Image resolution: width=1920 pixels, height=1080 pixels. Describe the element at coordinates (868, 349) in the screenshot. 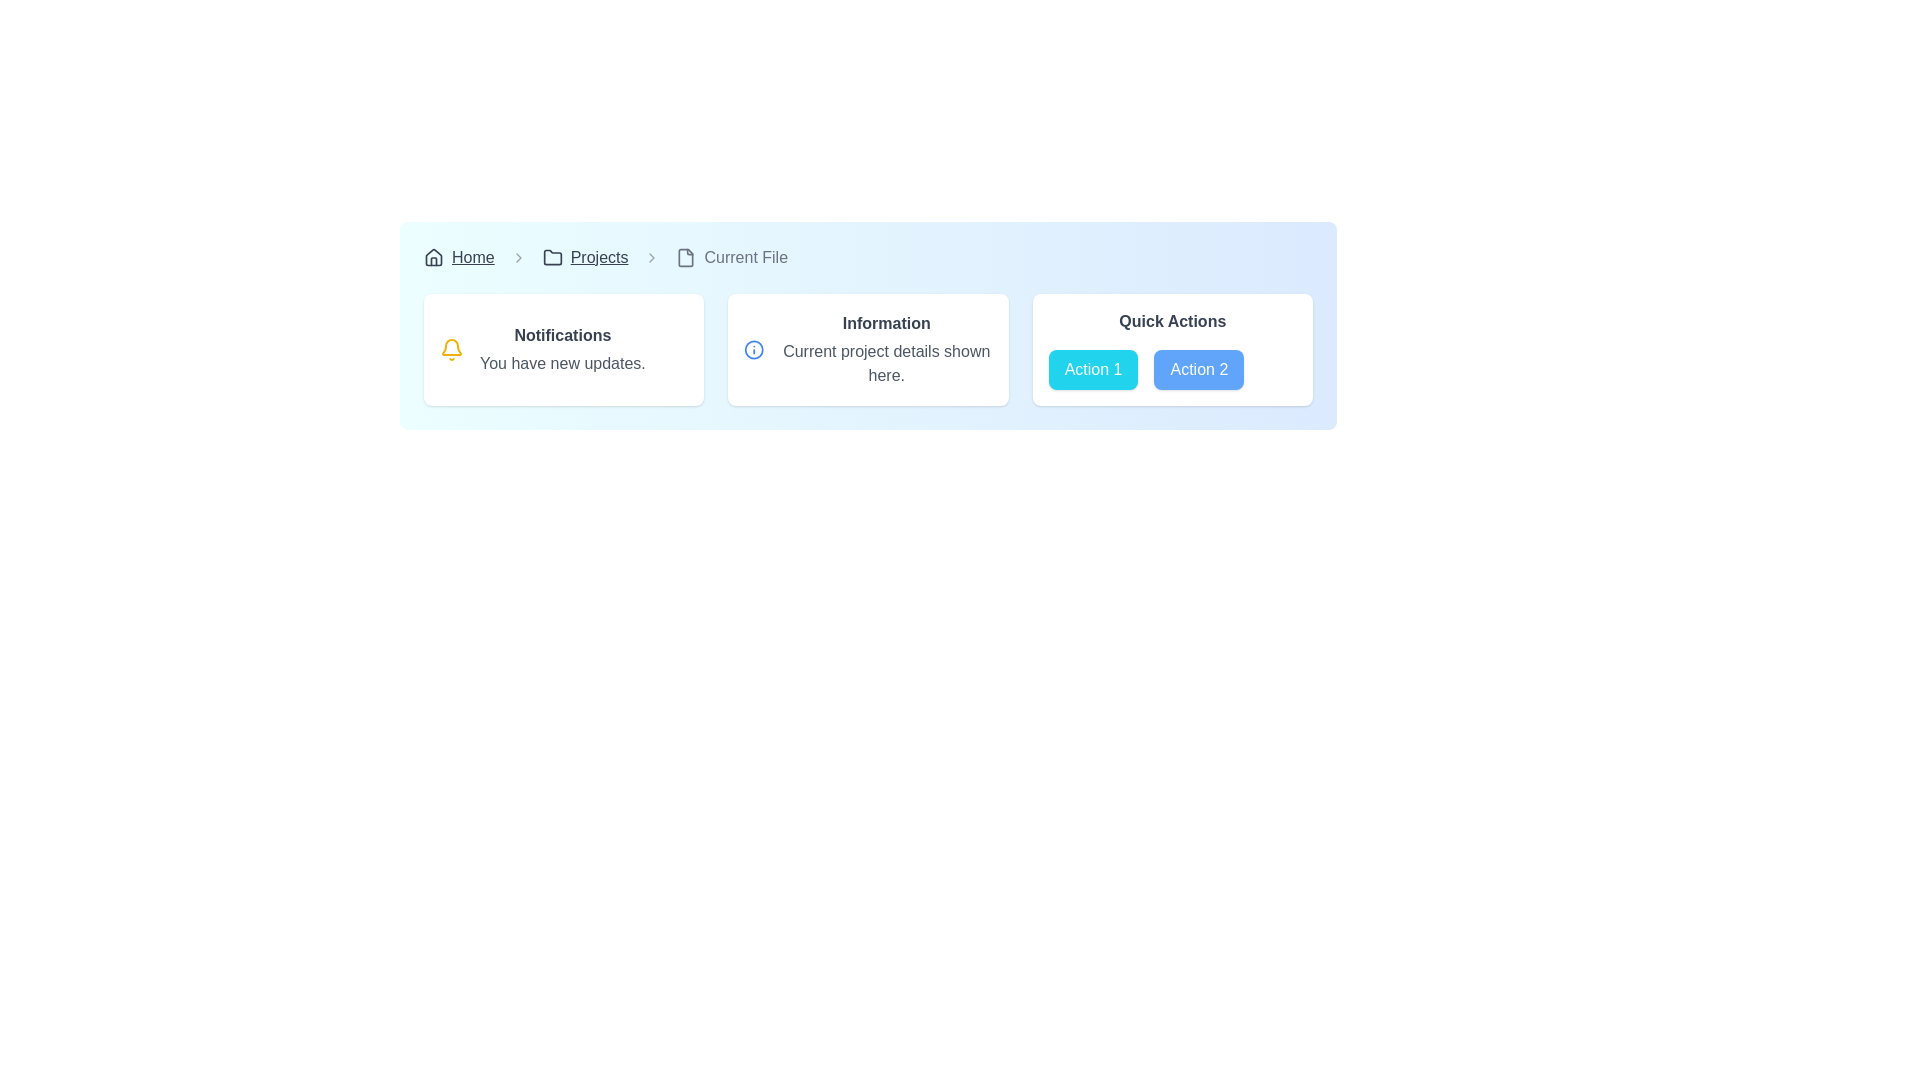

I see `informational message displayed in the second Card component, which is located between the 'Notifications' card and the 'Quick Actions' card in the grid layout` at that location.